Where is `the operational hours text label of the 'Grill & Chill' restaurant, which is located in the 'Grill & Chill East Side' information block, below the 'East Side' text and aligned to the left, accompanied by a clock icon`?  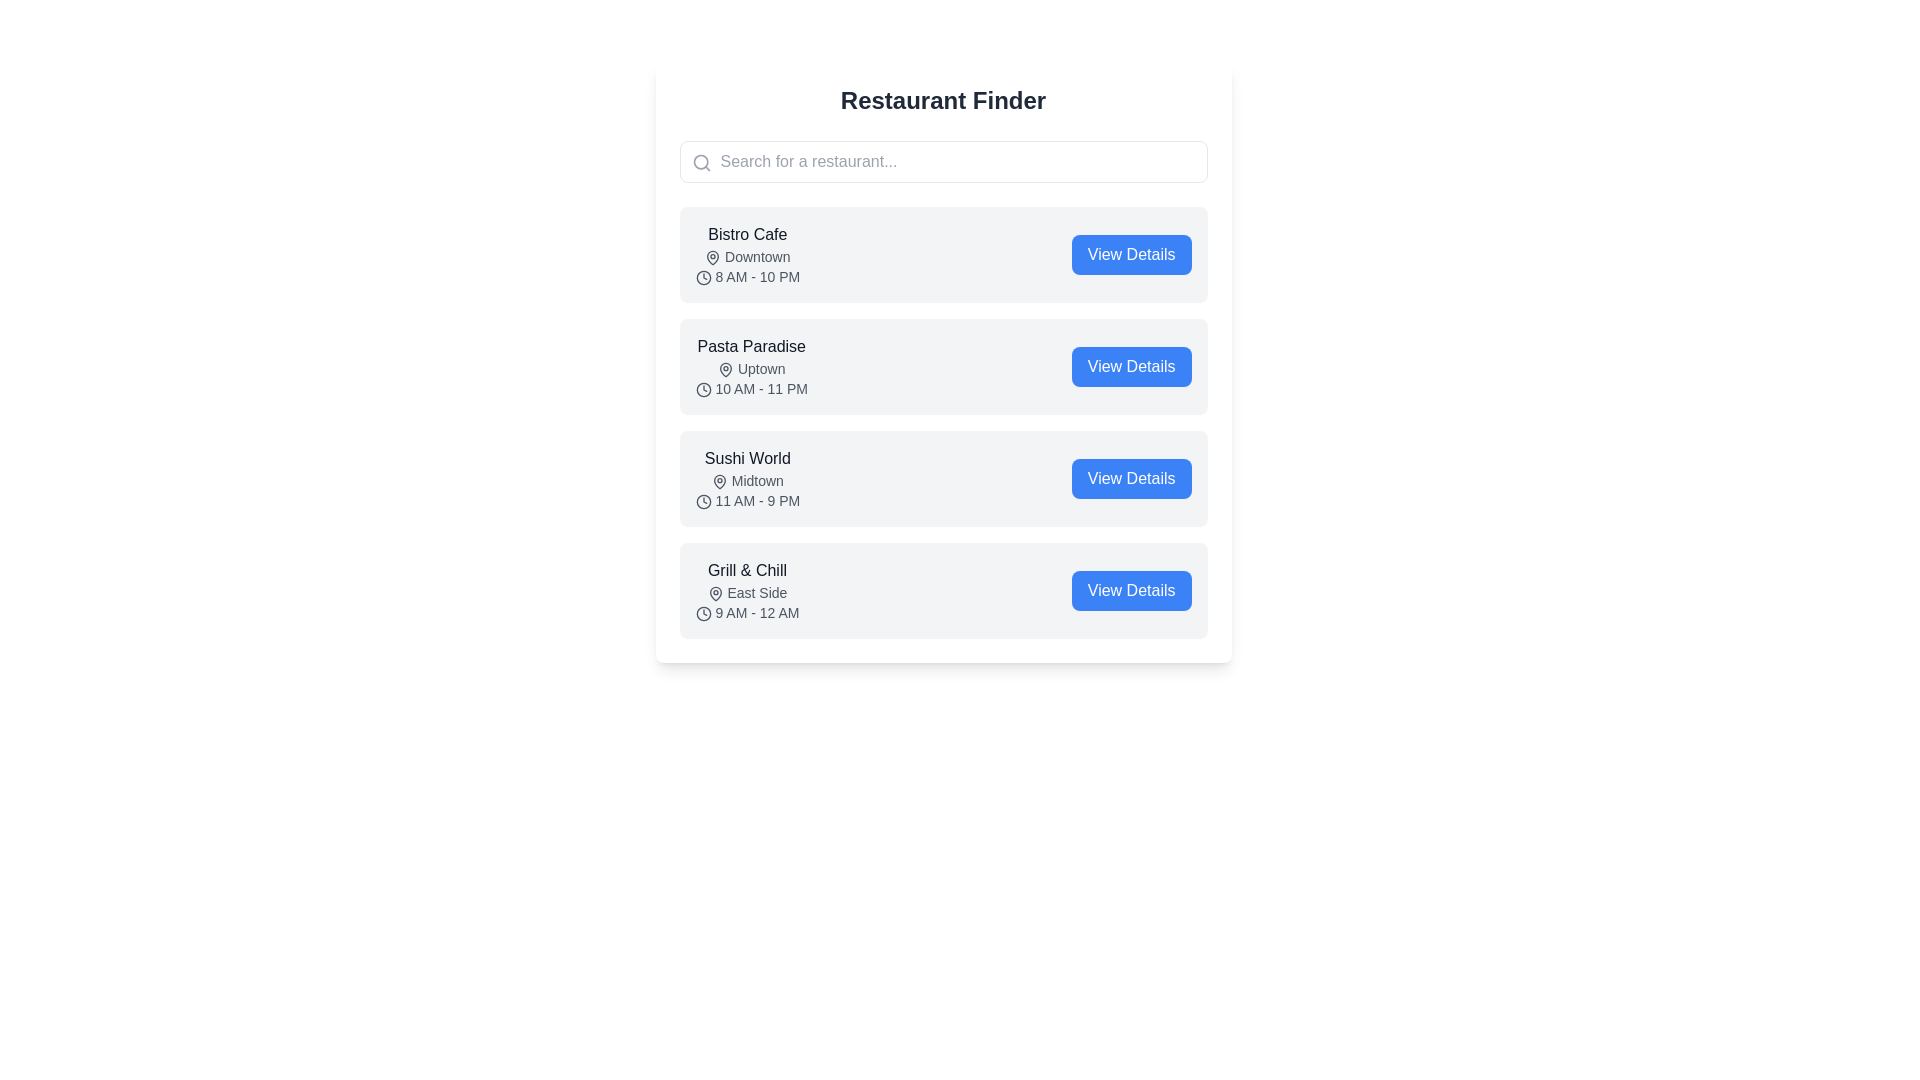 the operational hours text label of the 'Grill & Chill' restaurant, which is located in the 'Grill & Chill East Side' information block, below the 'East Side' text and aligned to the left, accompanied by a clock icon is located at coordinates (746, 612).